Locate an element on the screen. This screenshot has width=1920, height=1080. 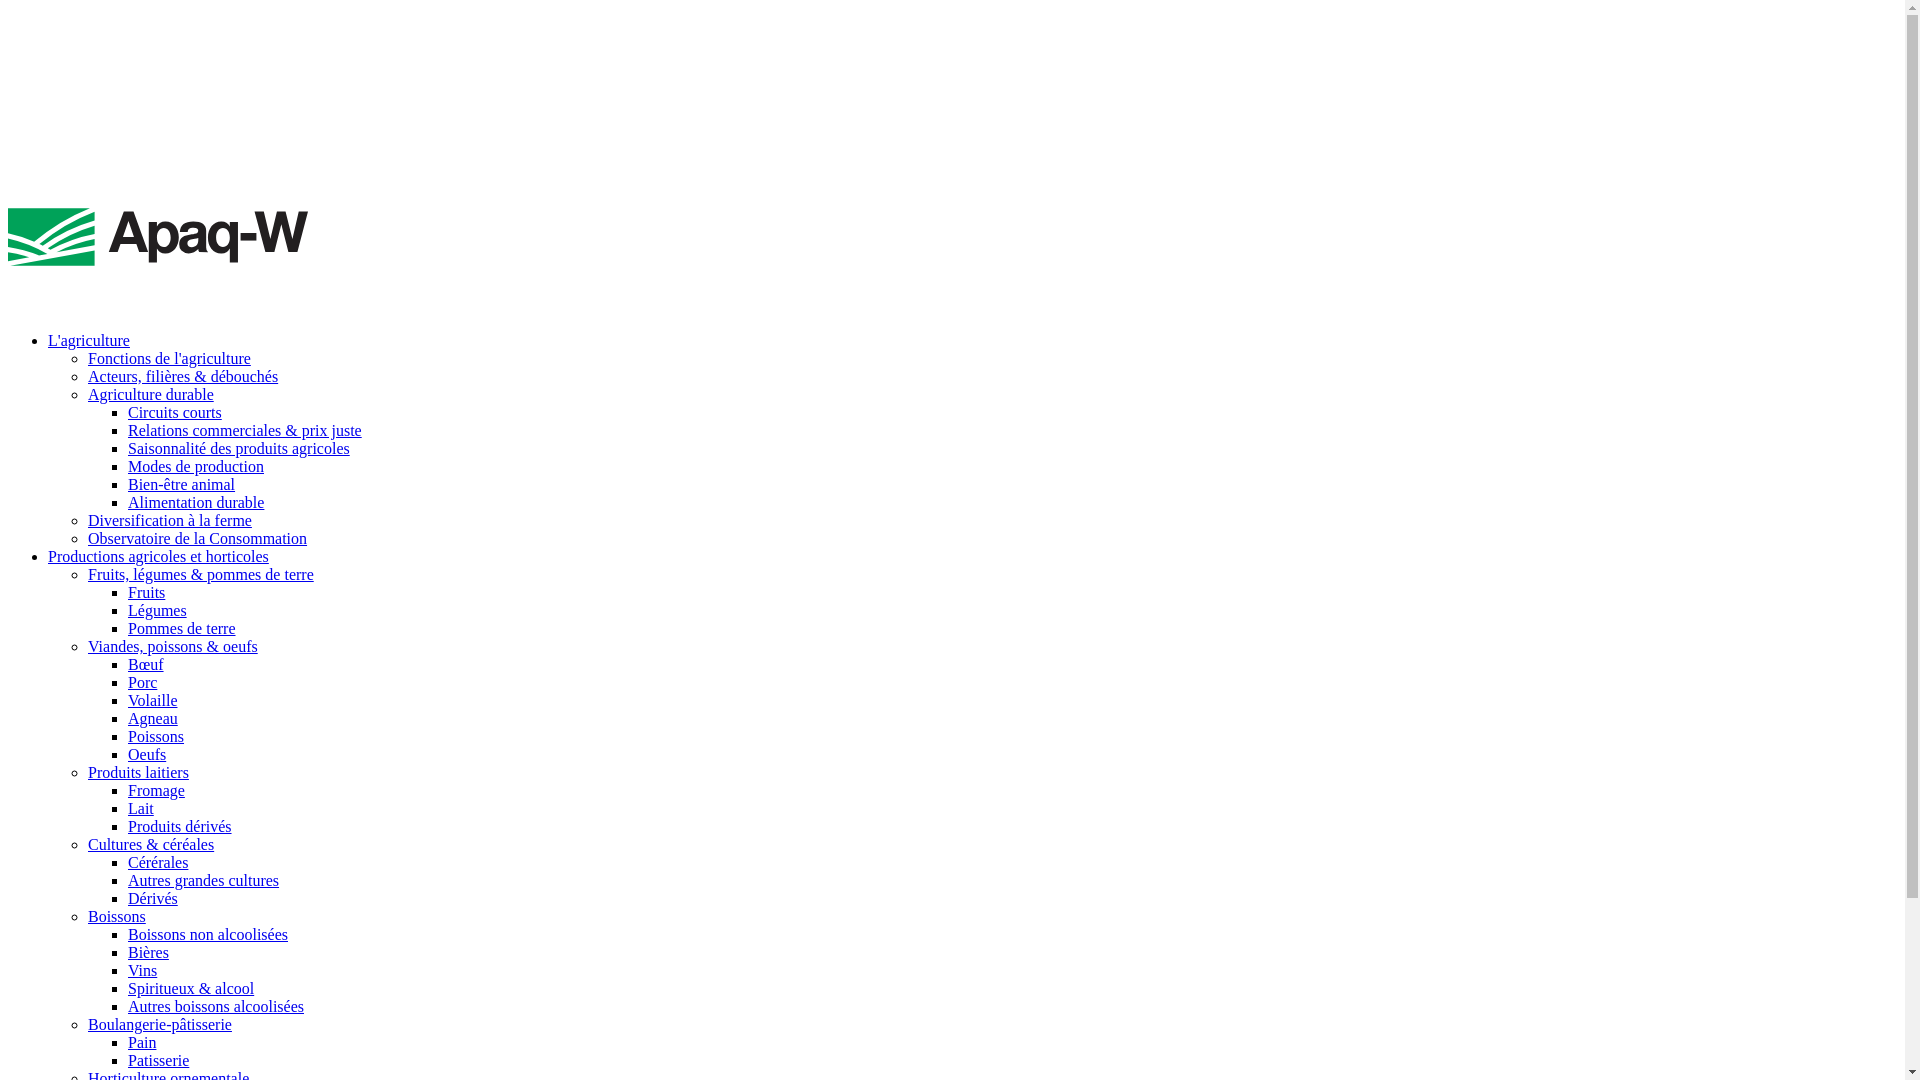
'Pommes de terre' is located at coordinates (182, 627).